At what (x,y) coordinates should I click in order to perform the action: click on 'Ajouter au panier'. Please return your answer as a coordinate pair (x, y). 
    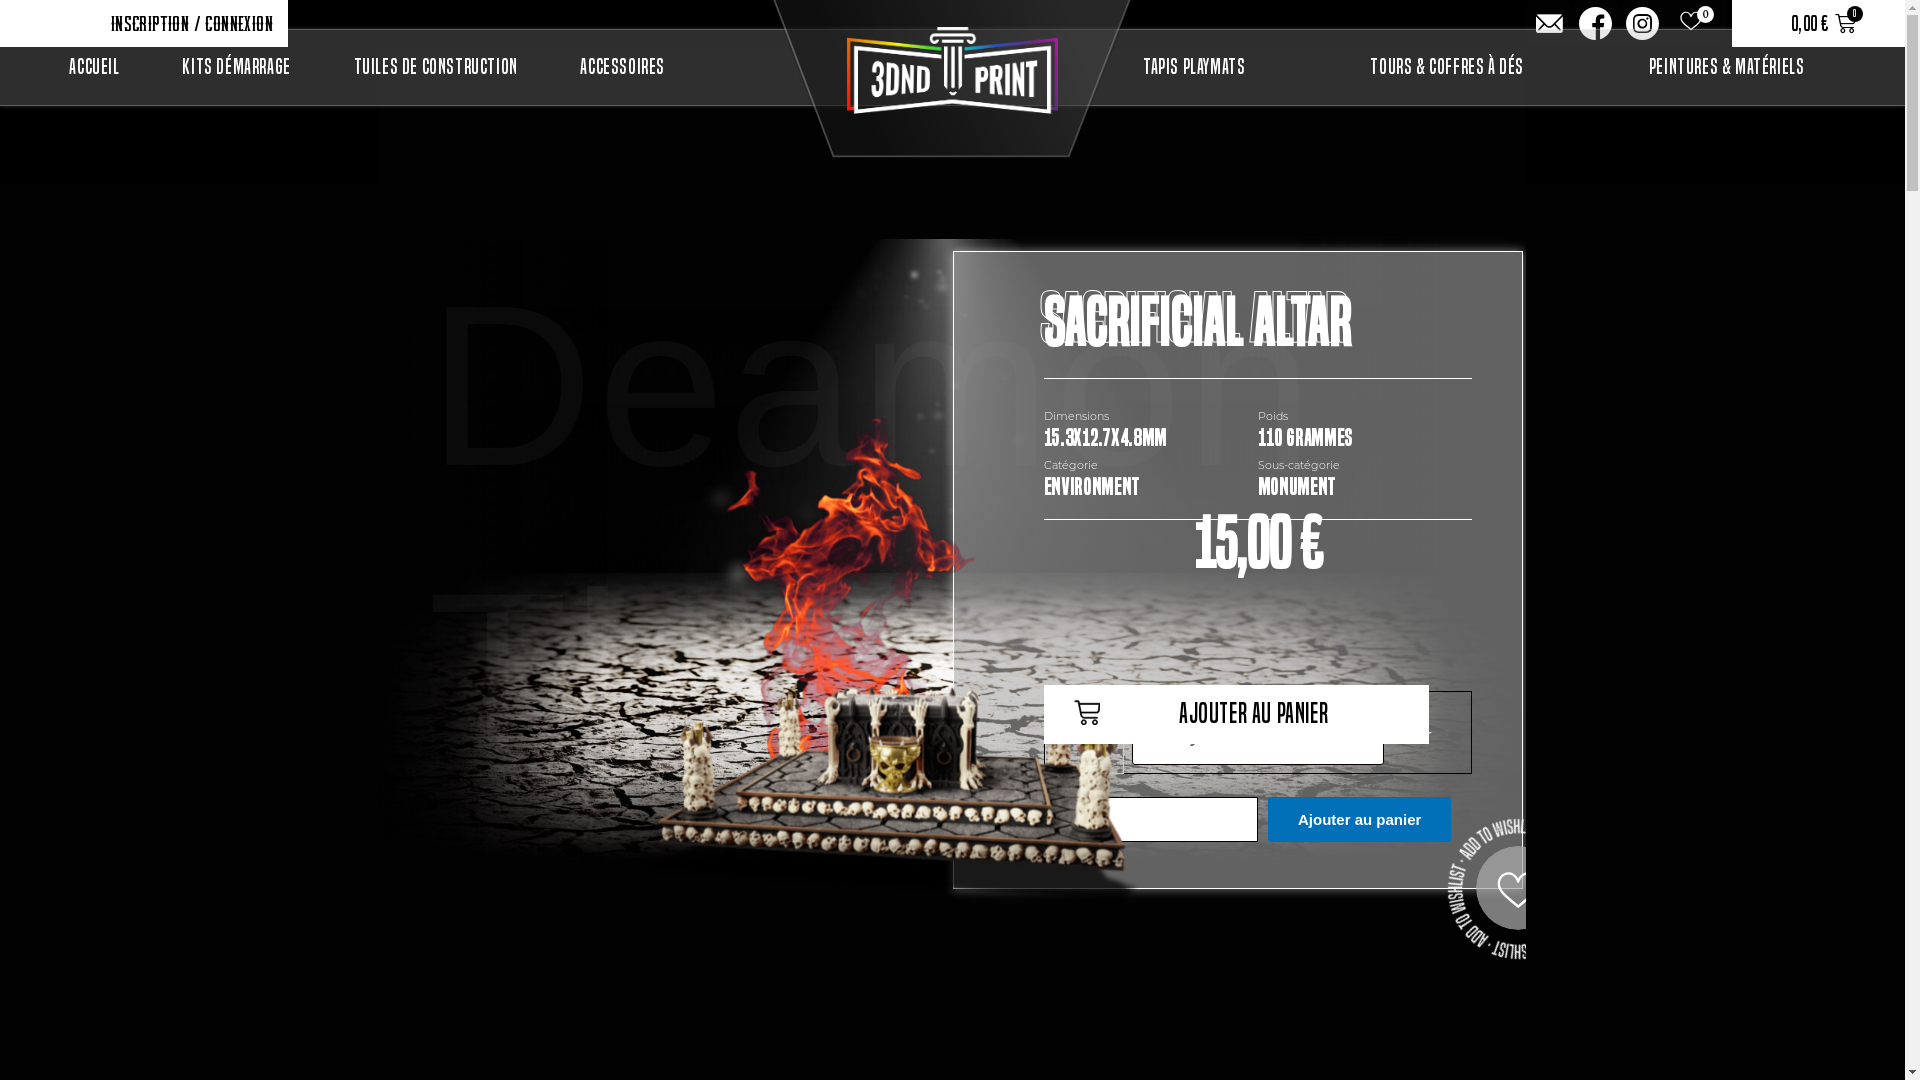
    Looking at the image, I should click on (1359, 819).